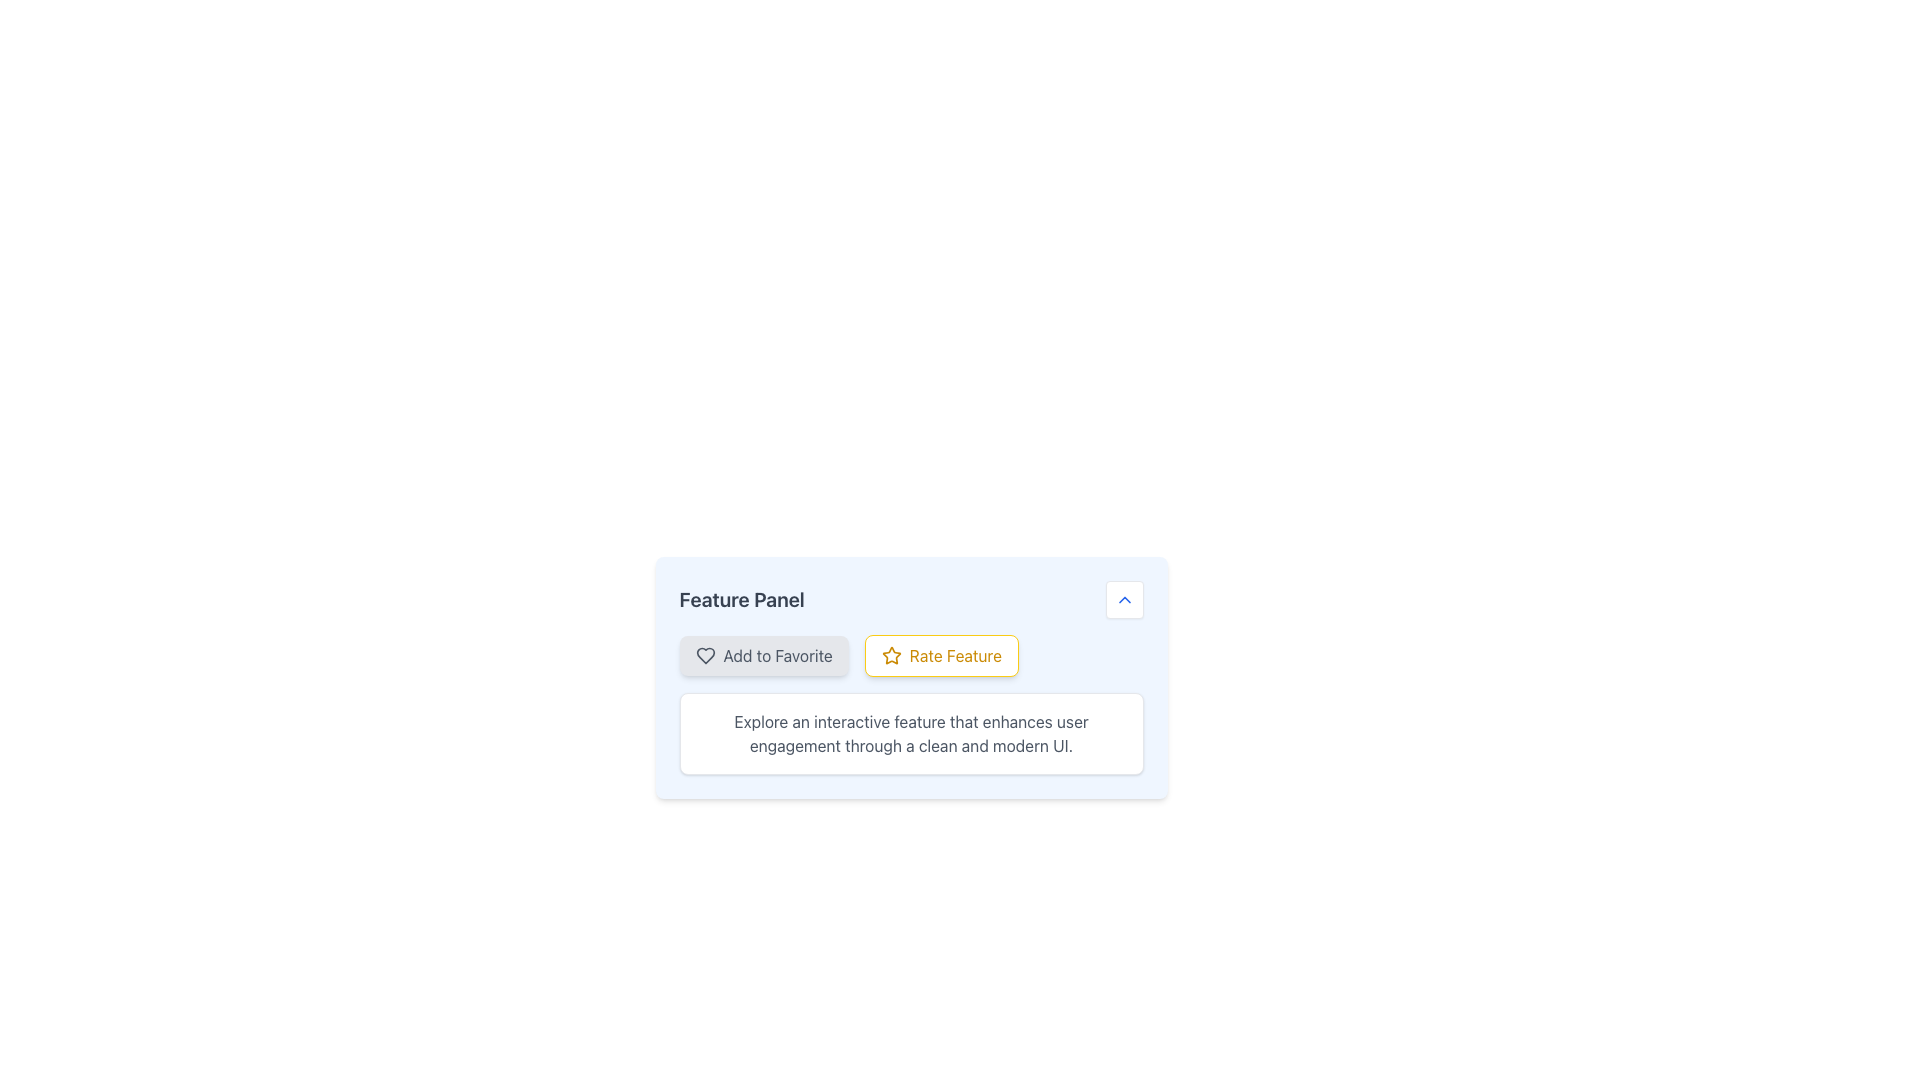 The height and width of the screenshot is (1080, 1920). What do you see at coordinates (705, 655) in the screenshot?
I see `the heart icon located within the left button labeled 'Add to Favorite'` at bounding box center [705, 655].